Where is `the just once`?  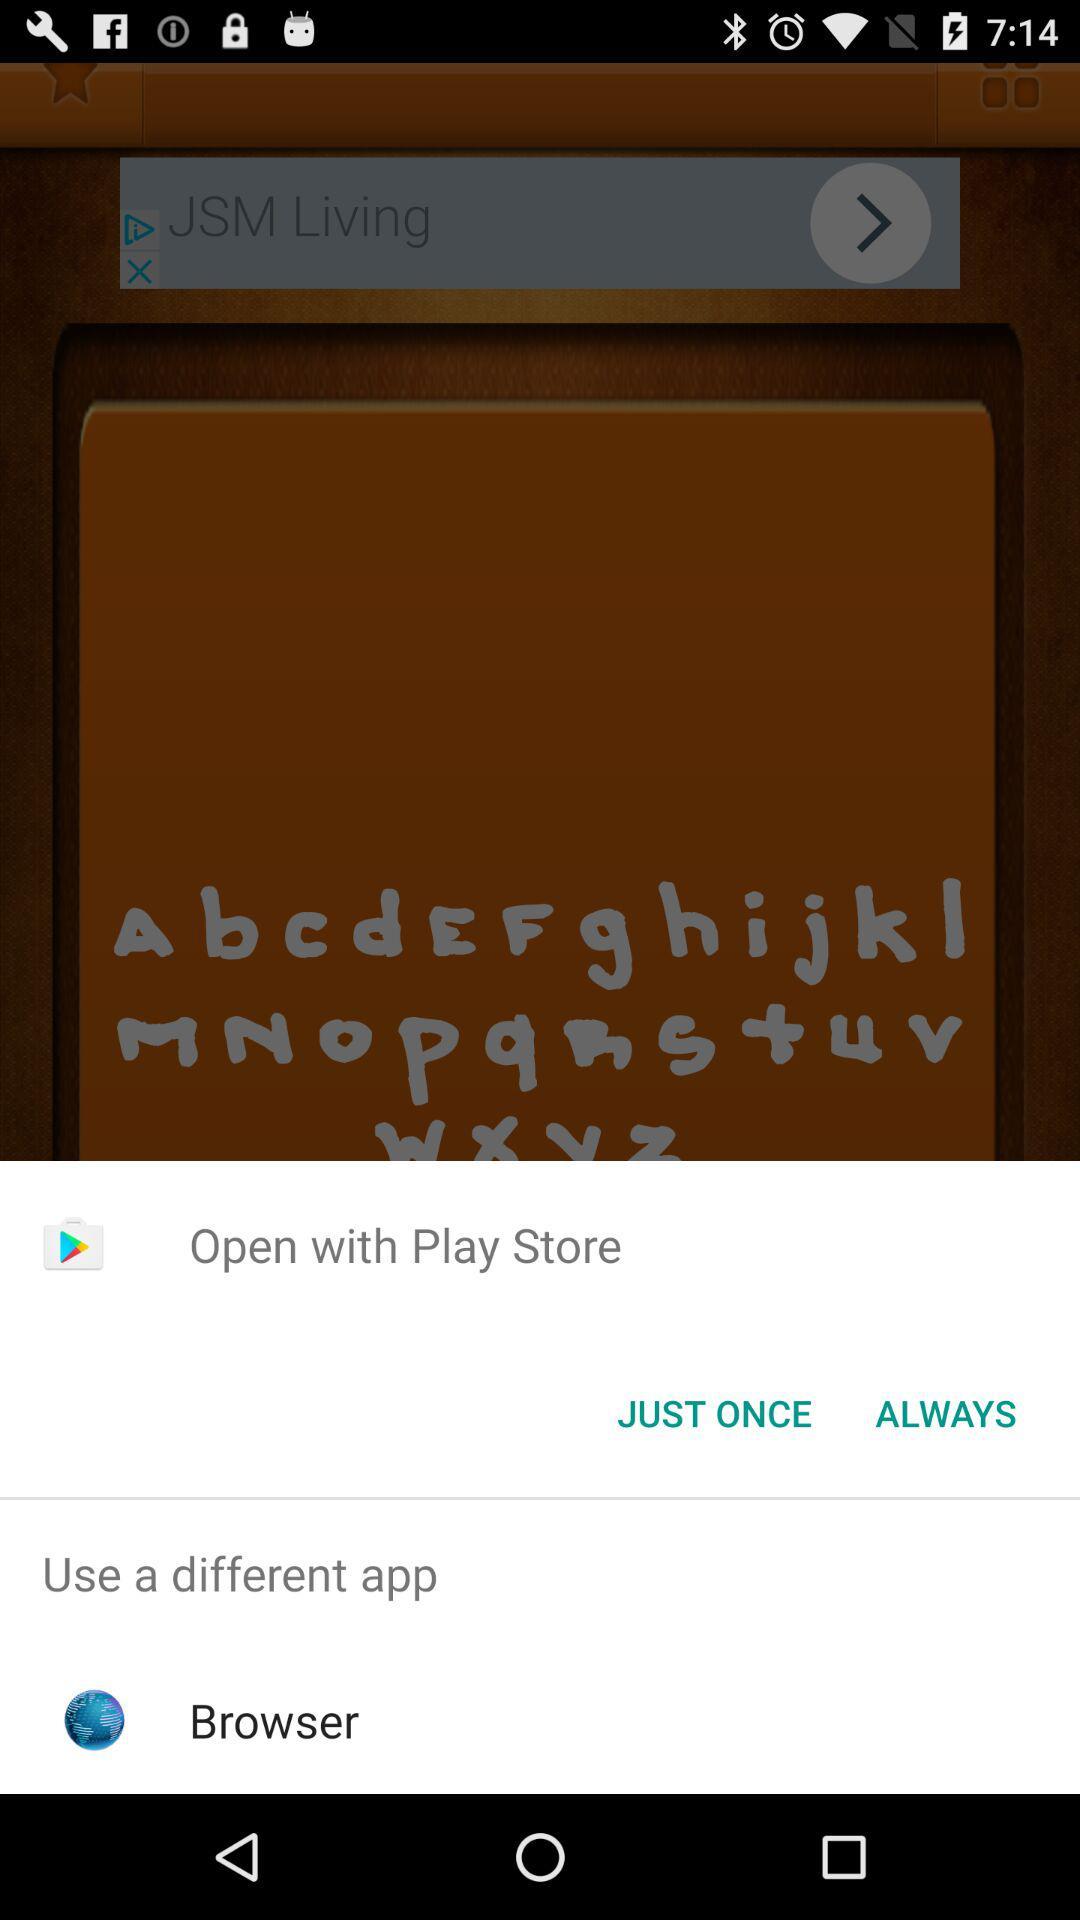 the just once is located at coordinates (713, 1411).